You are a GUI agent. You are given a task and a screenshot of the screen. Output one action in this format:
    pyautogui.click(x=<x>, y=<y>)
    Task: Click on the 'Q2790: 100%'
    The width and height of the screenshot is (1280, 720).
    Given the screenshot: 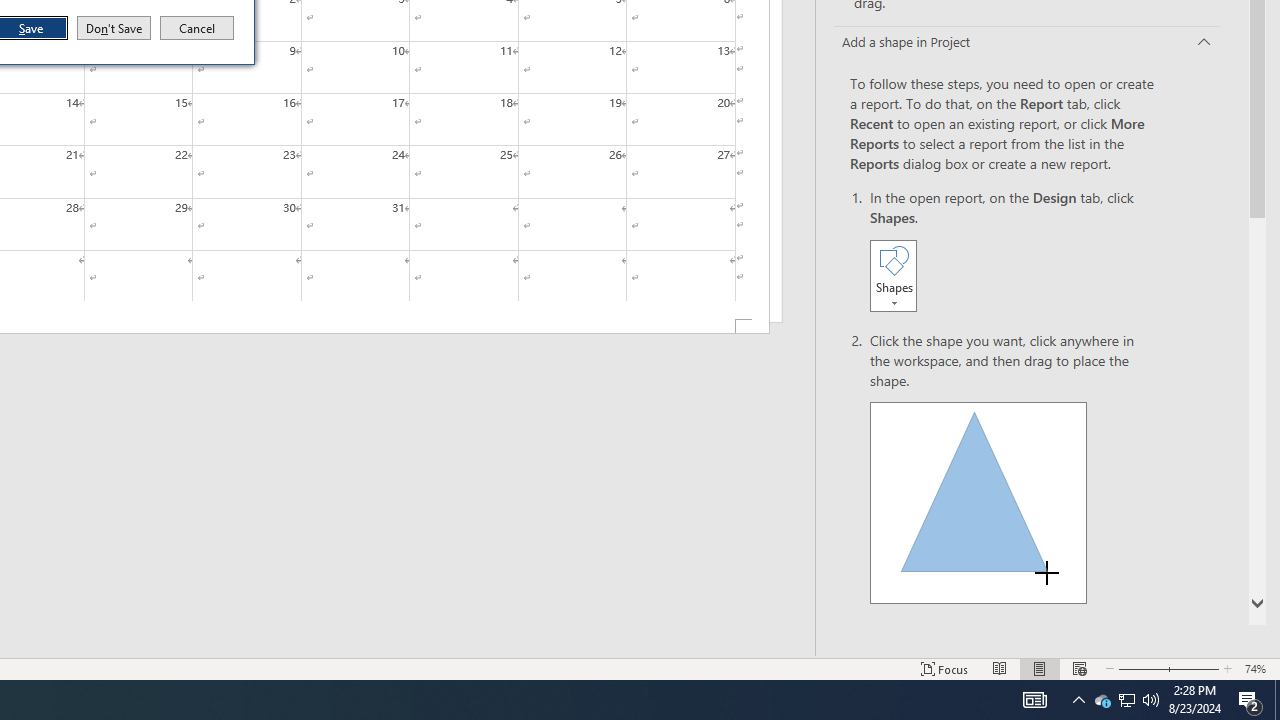 What is the action you would take?
    pyautogui.click(x=1151, y=698)
    